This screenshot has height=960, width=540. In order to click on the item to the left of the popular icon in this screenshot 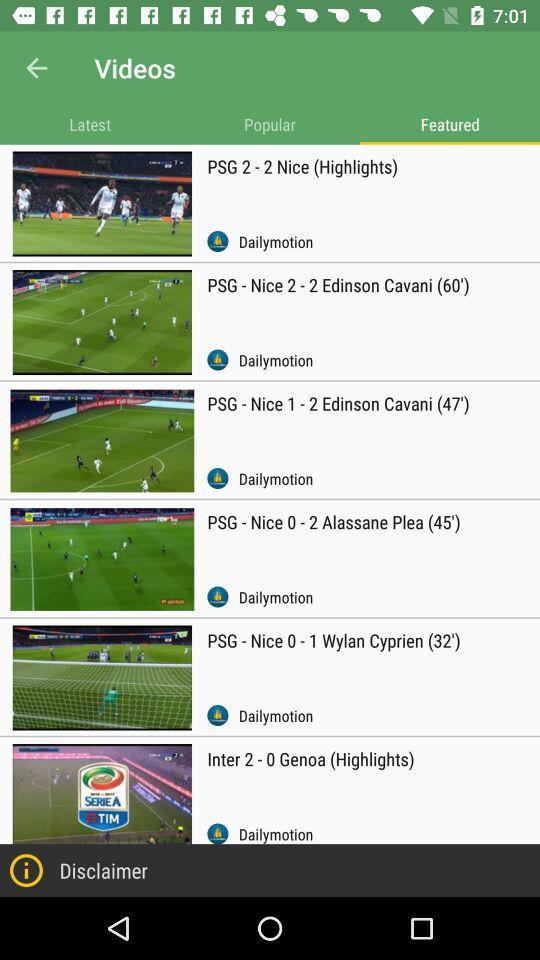, I will do `click(89, 123)`.